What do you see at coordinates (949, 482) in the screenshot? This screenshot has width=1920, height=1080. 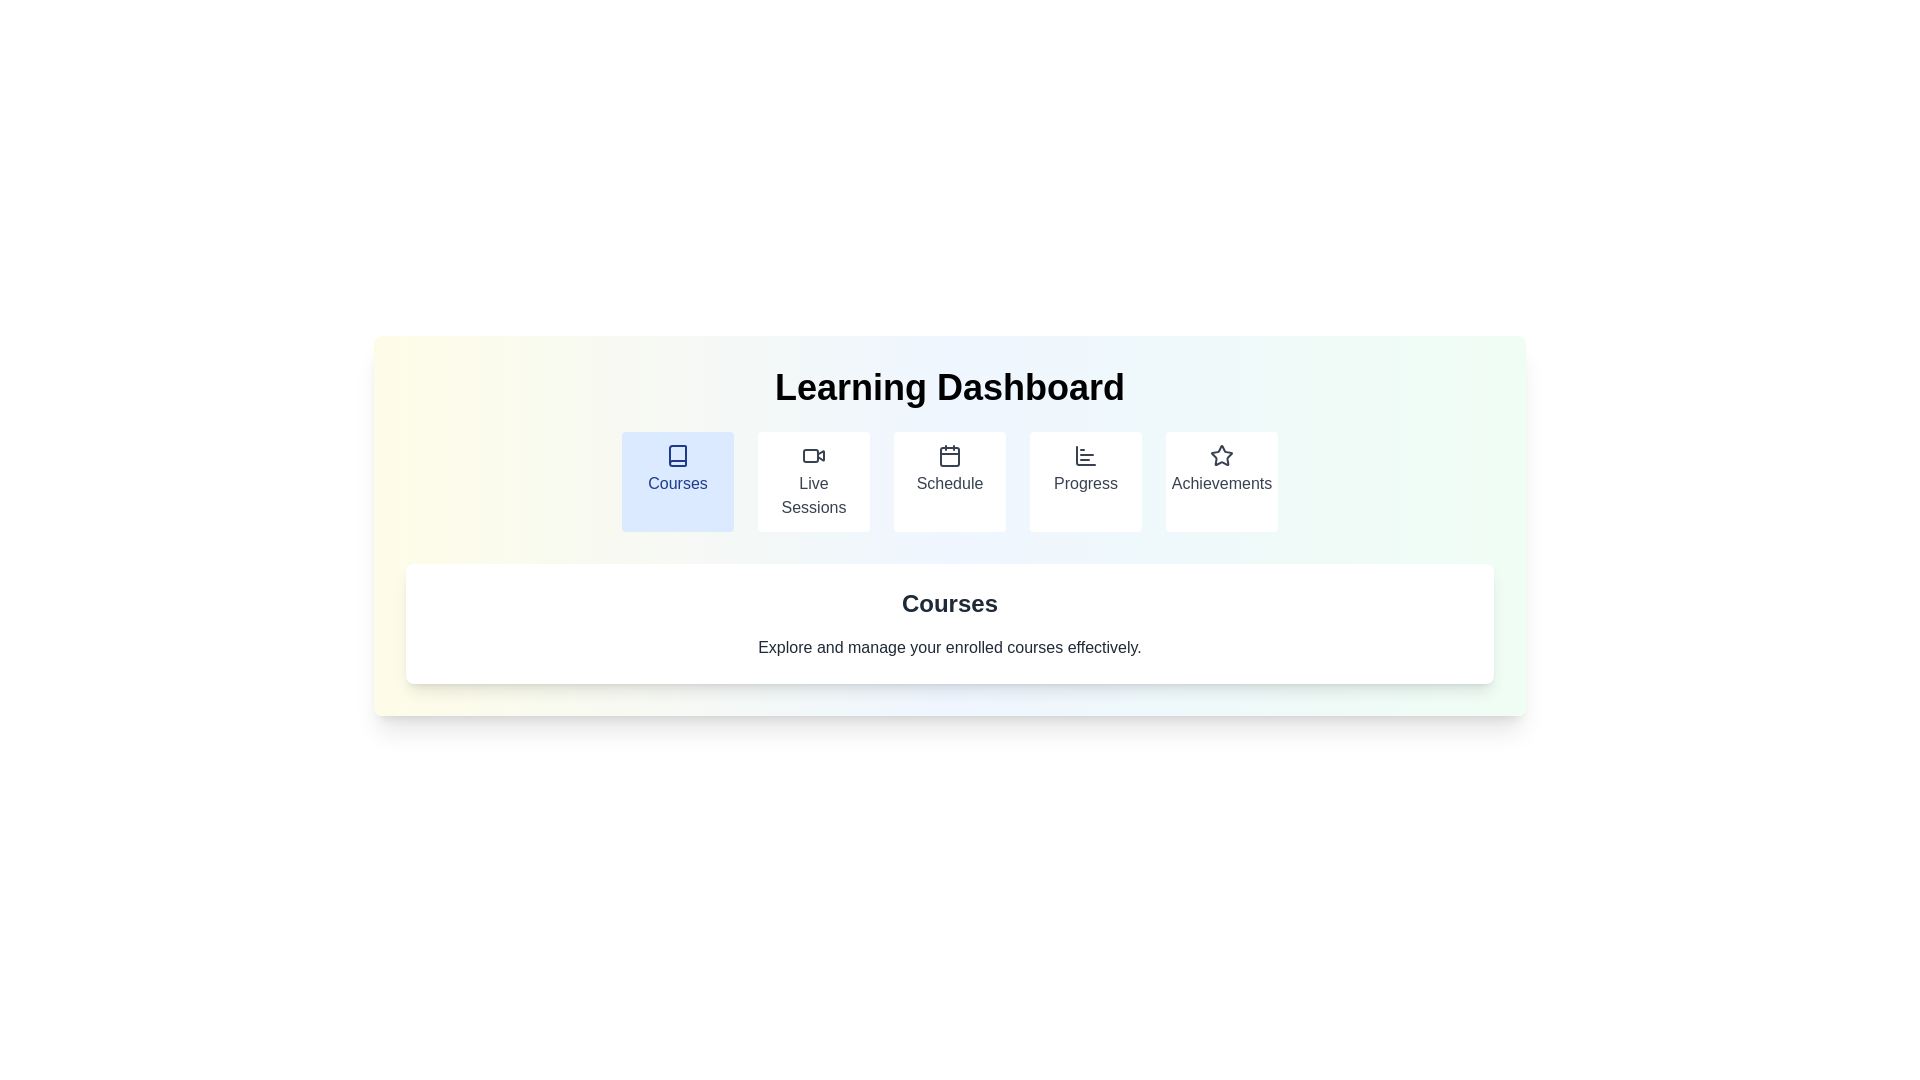 I see `the 'Schedule' button, which is the third button from the left in a row of five buttons under the 'Learning Dashboard' heading` at bounding box center [949, 482].